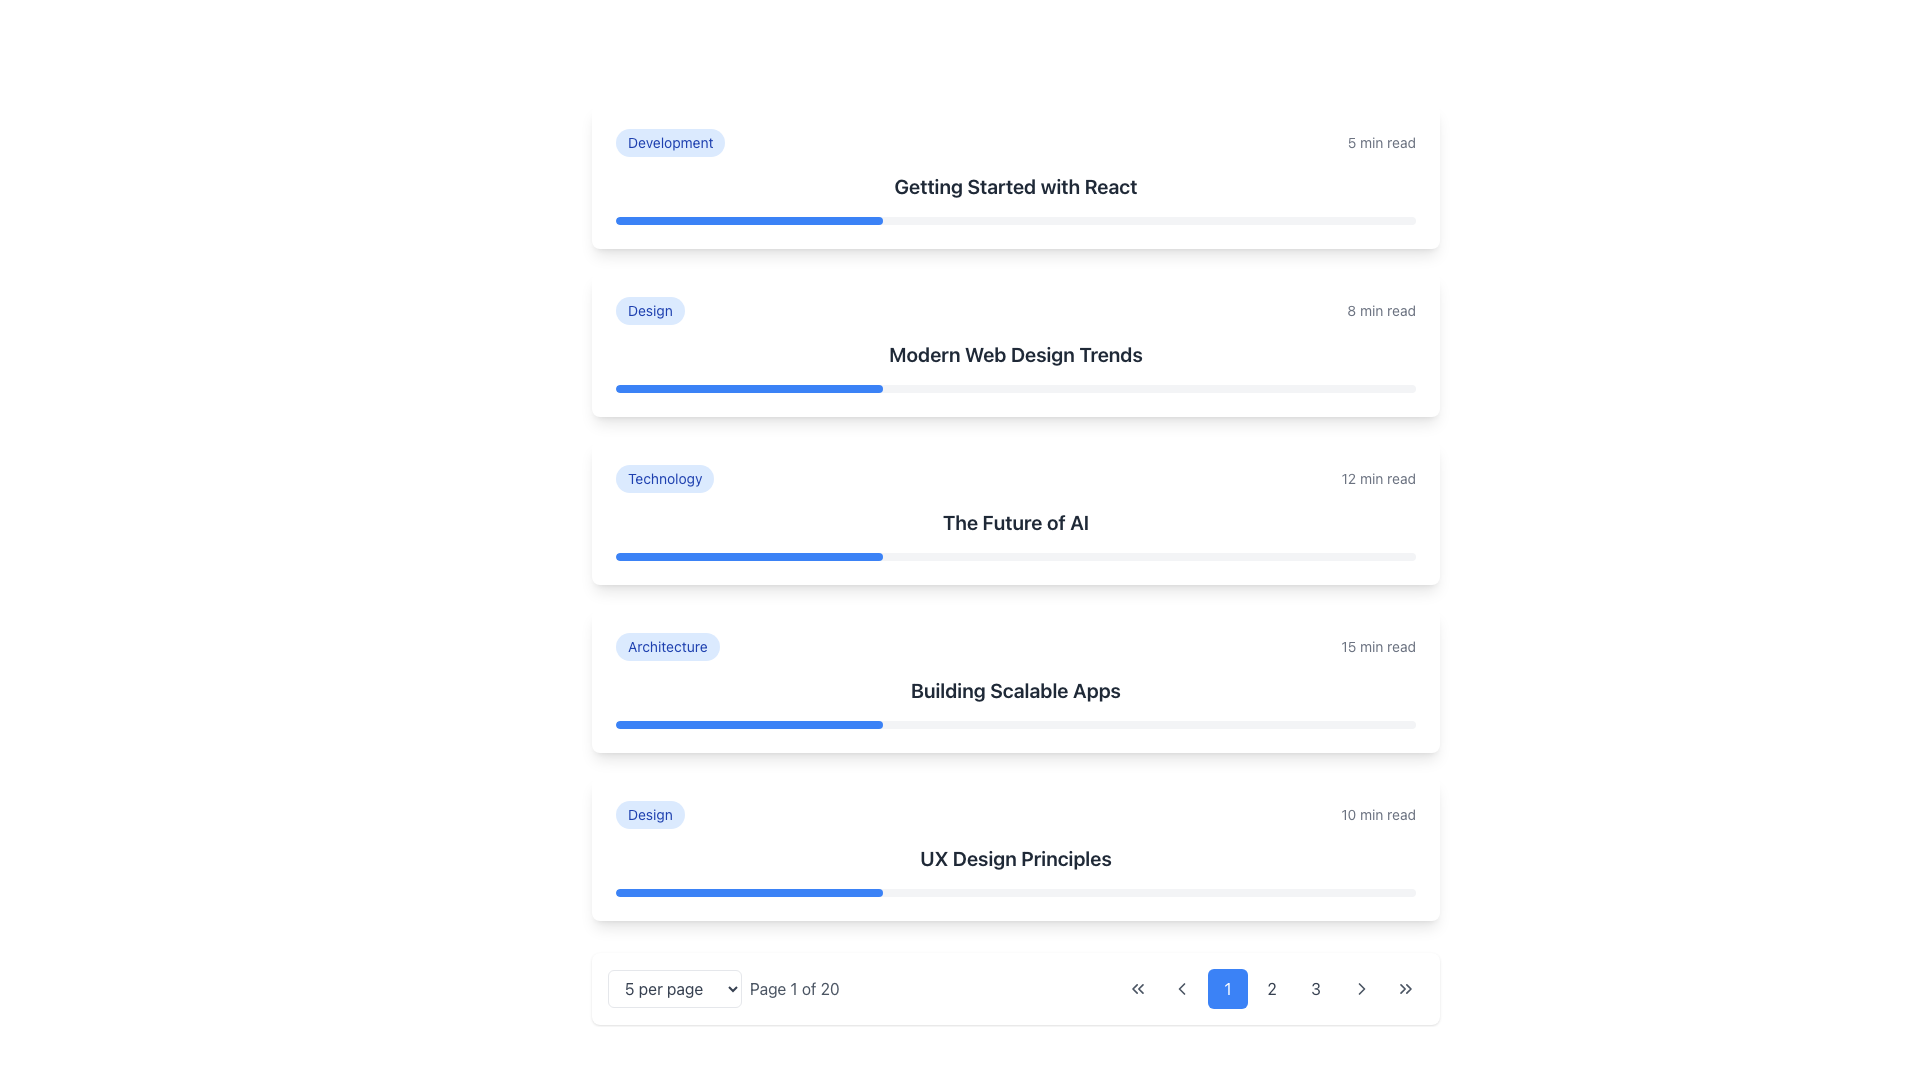 This screenshot has width=1920, height=1080. What do you see at coordinates (1181, 987) in the screenshot?
I see `the chevron icon button for backward navigation in the pagination controls` at bounding box center [1181, 987].